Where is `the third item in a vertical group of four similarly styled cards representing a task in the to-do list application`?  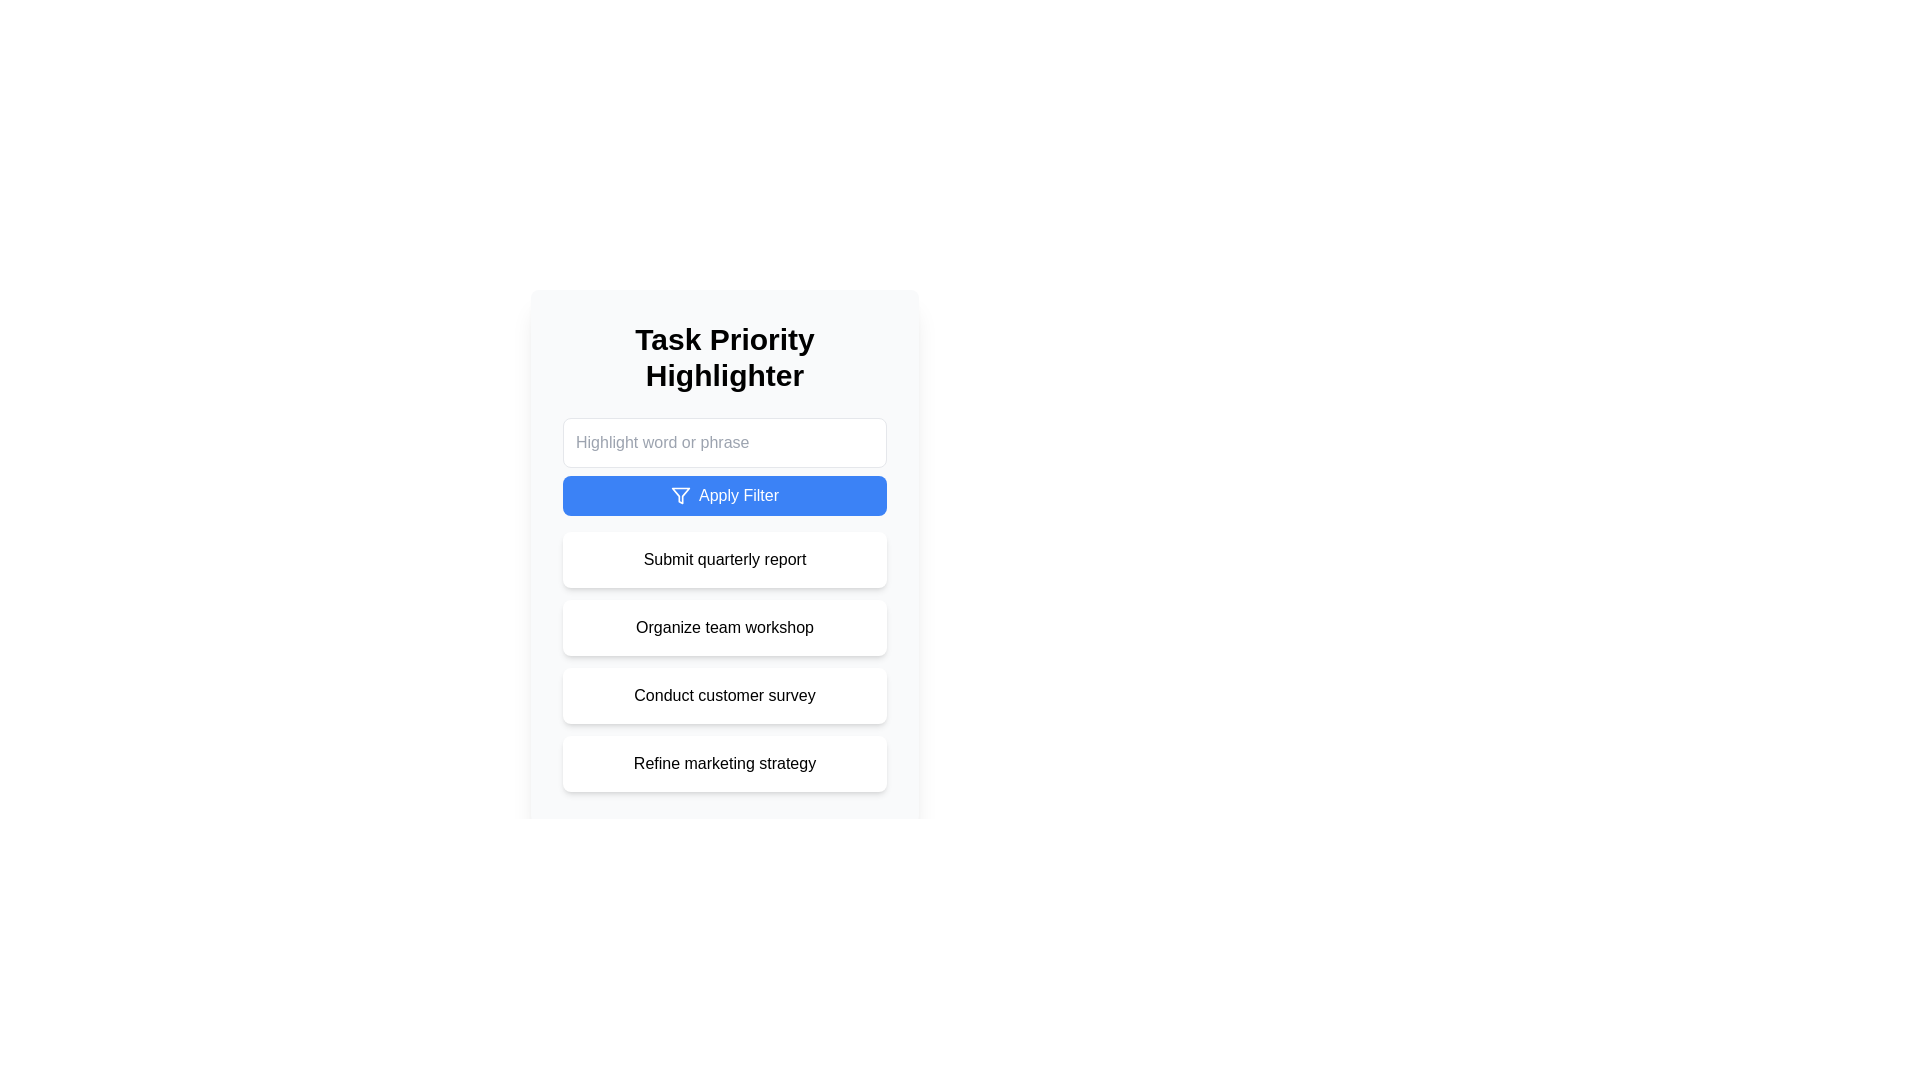
the third item in a vertical group of four similarly styled cards representing a task in the to-do list application is located at coordinates (723, 694).